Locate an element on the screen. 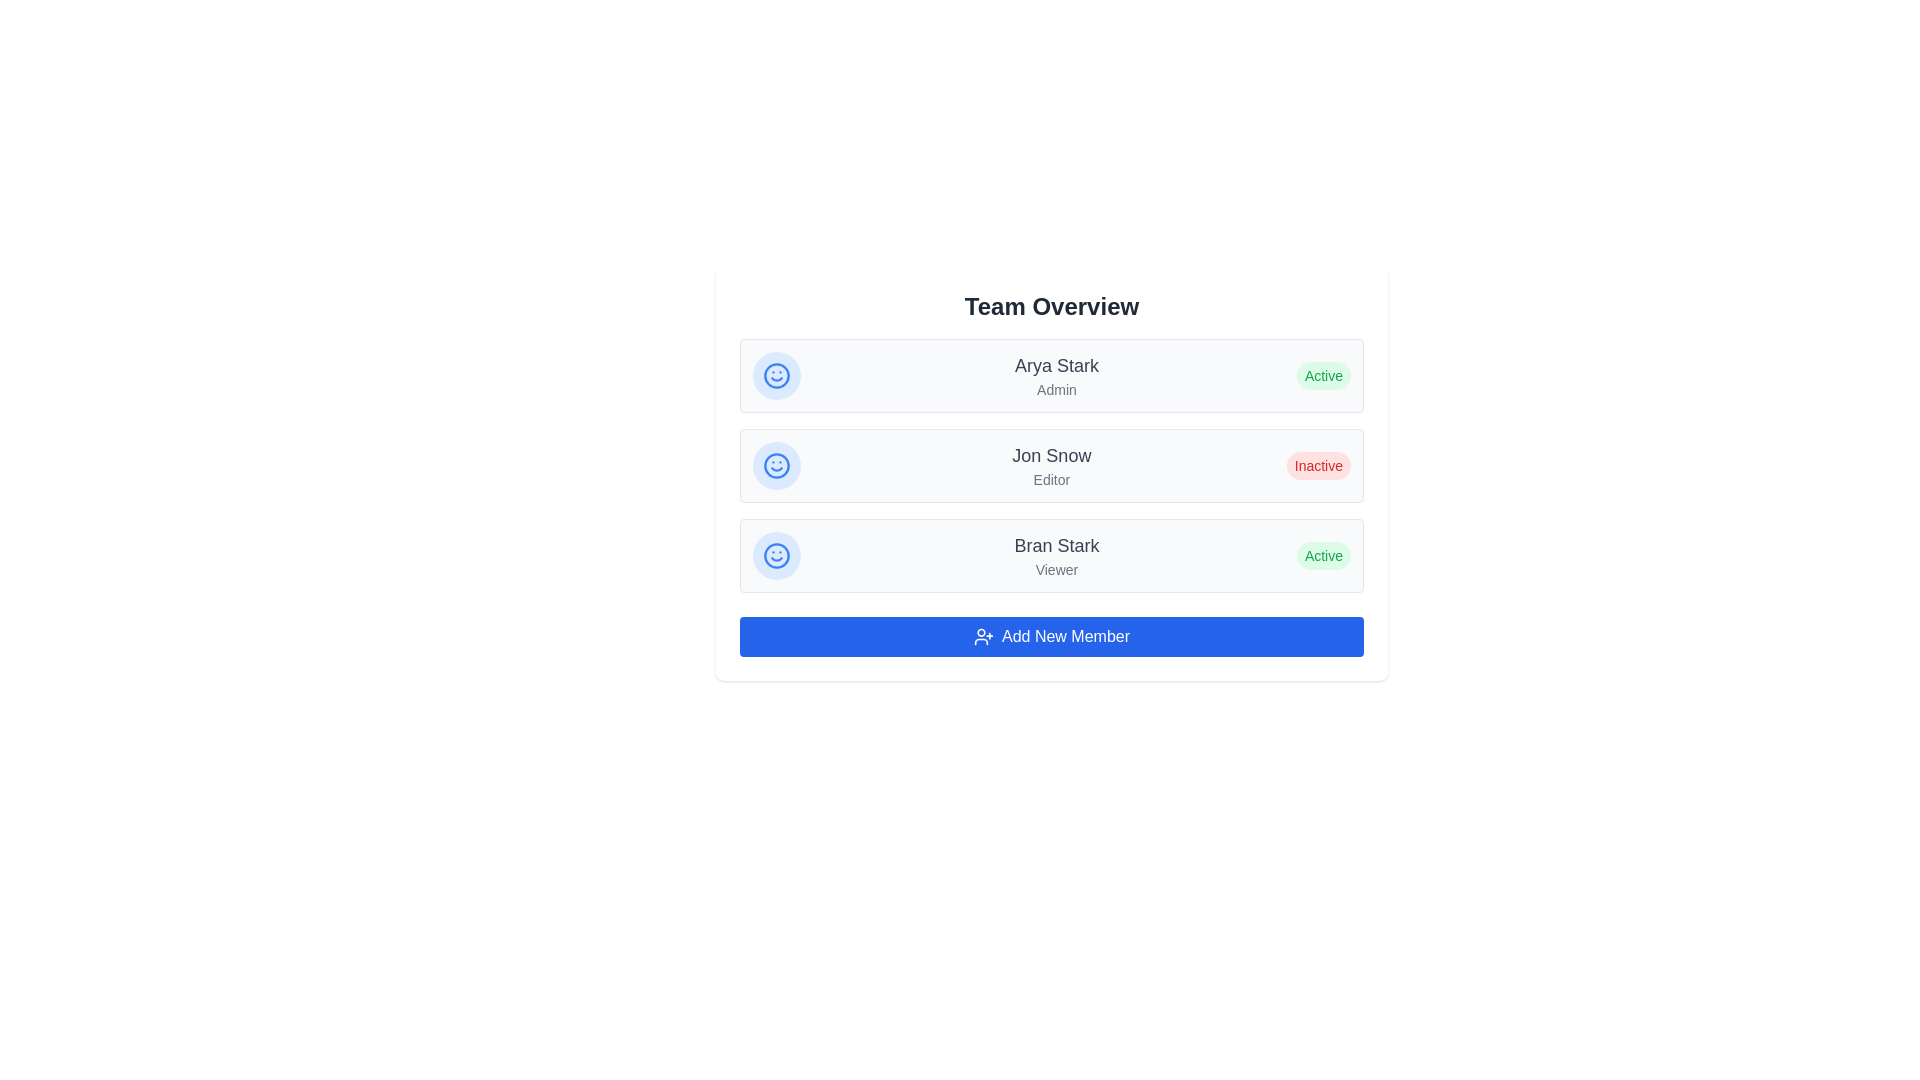 Image resolution: width=1920 pixels, height=1080 pixels. the active status indicated by the badge for user 'Bran Stark', located in the 'Team Overview' section, third row, to the right of the 'Bran Stark Viewer' group is located at coordinates (1324, 555).